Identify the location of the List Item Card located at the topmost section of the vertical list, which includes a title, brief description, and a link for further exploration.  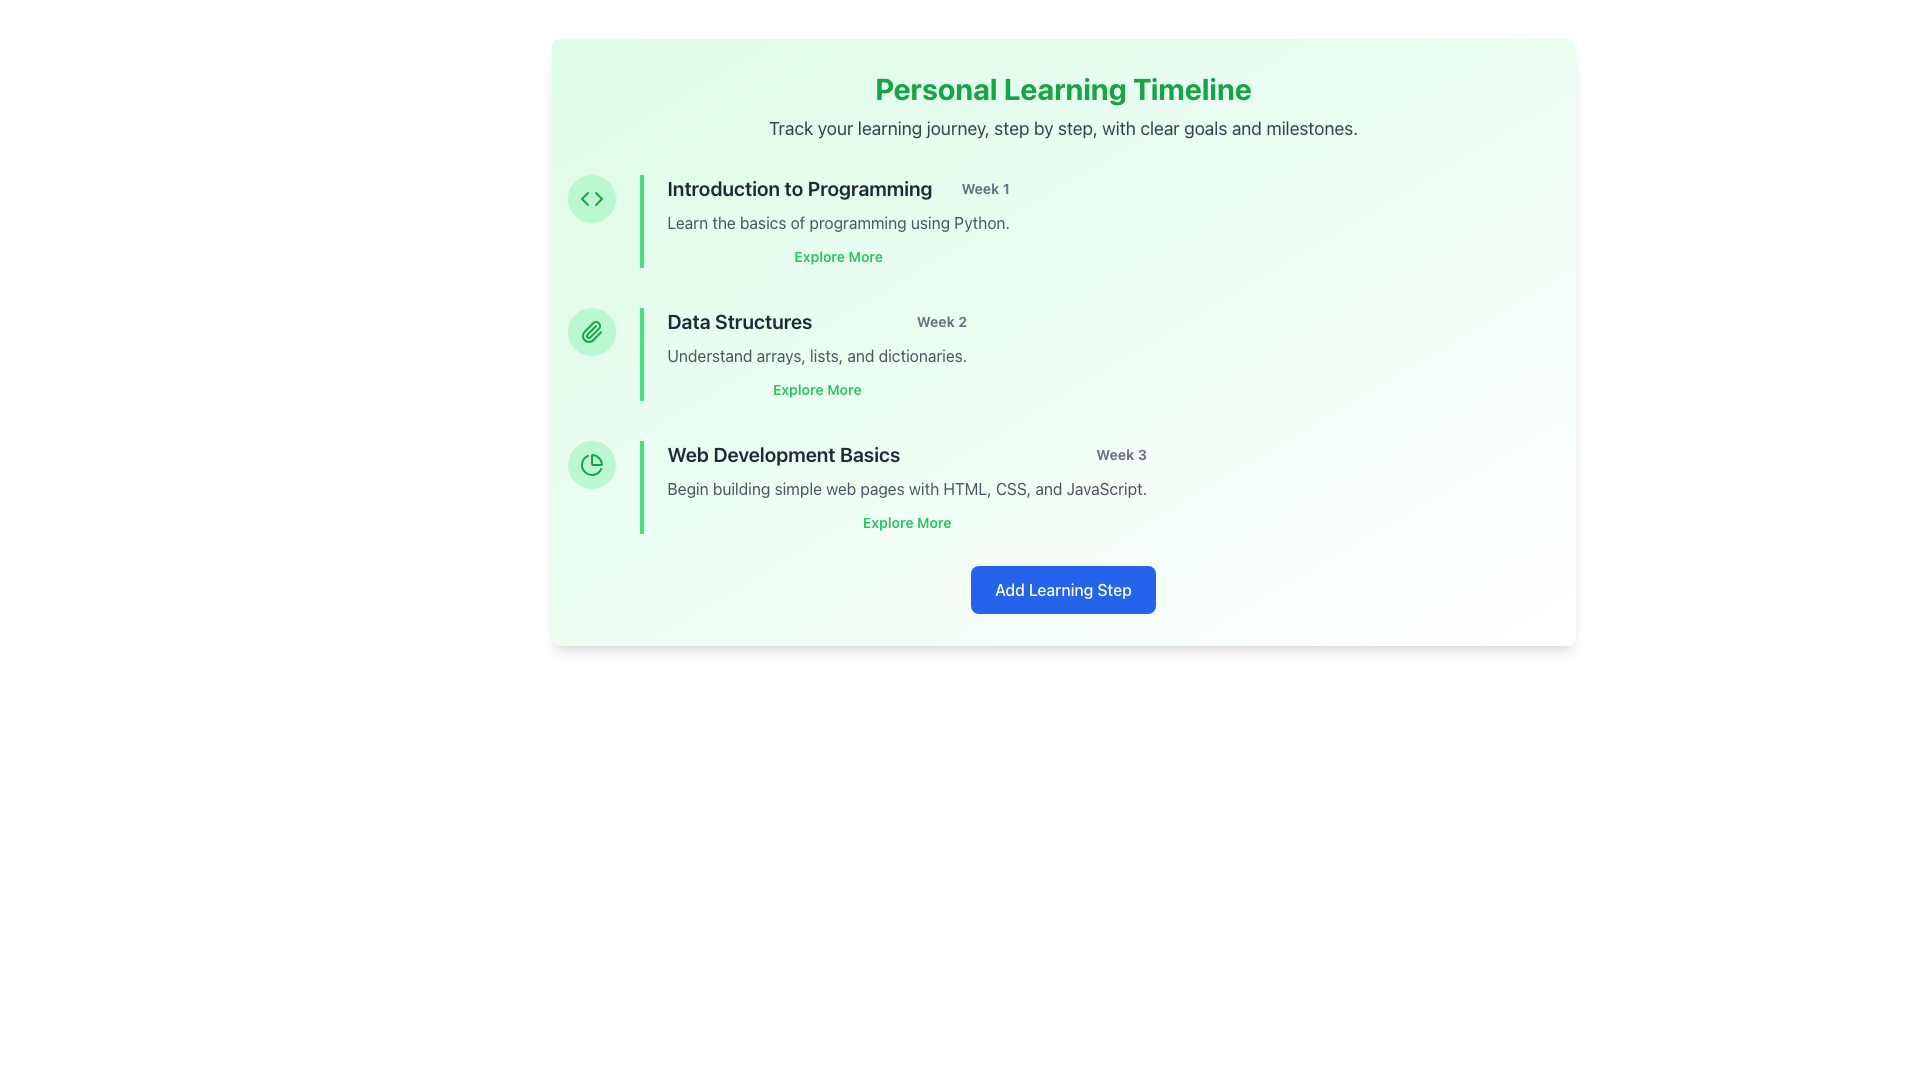
(824, 221).